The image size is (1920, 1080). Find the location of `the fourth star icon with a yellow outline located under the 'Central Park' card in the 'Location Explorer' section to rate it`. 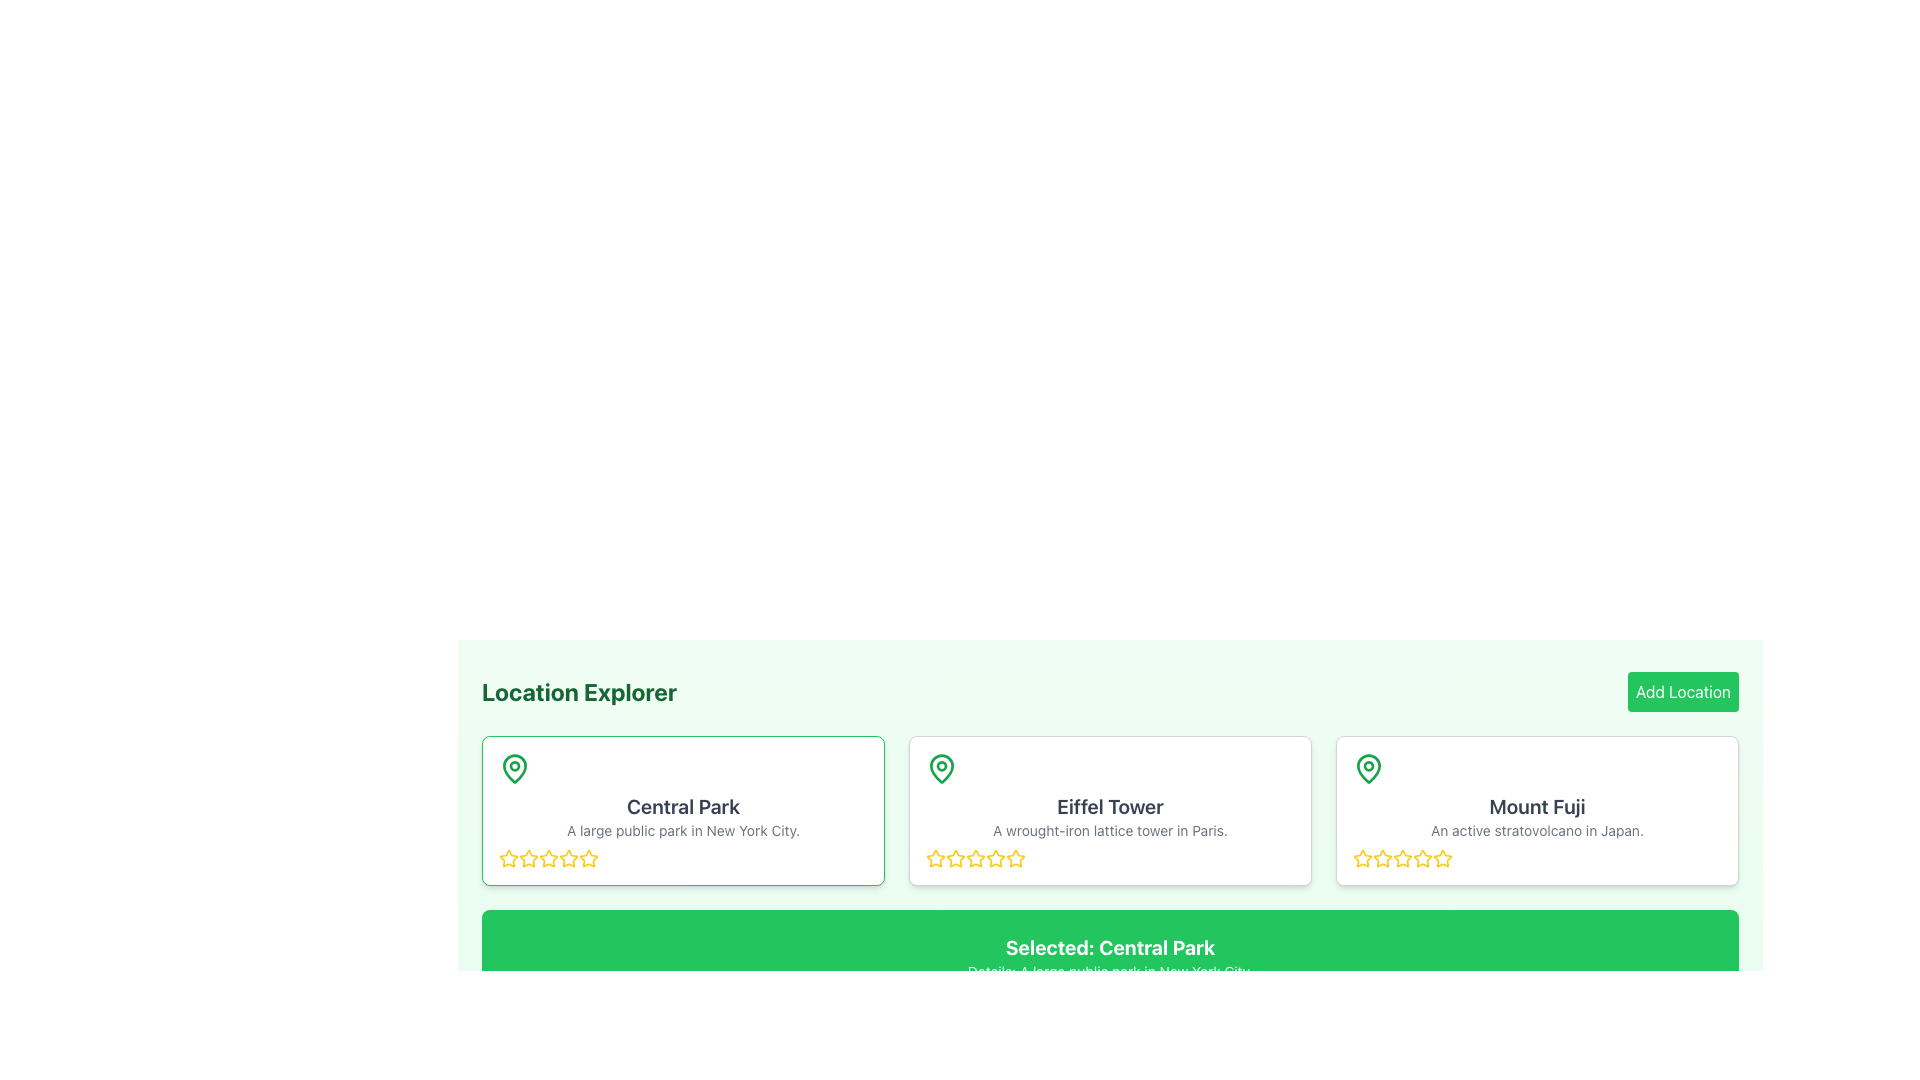

the fourth star icon with a yellow outline located under the 'Central Park' card in the 'Location Explorer' section to rate it is located at coordinates (588, 857).